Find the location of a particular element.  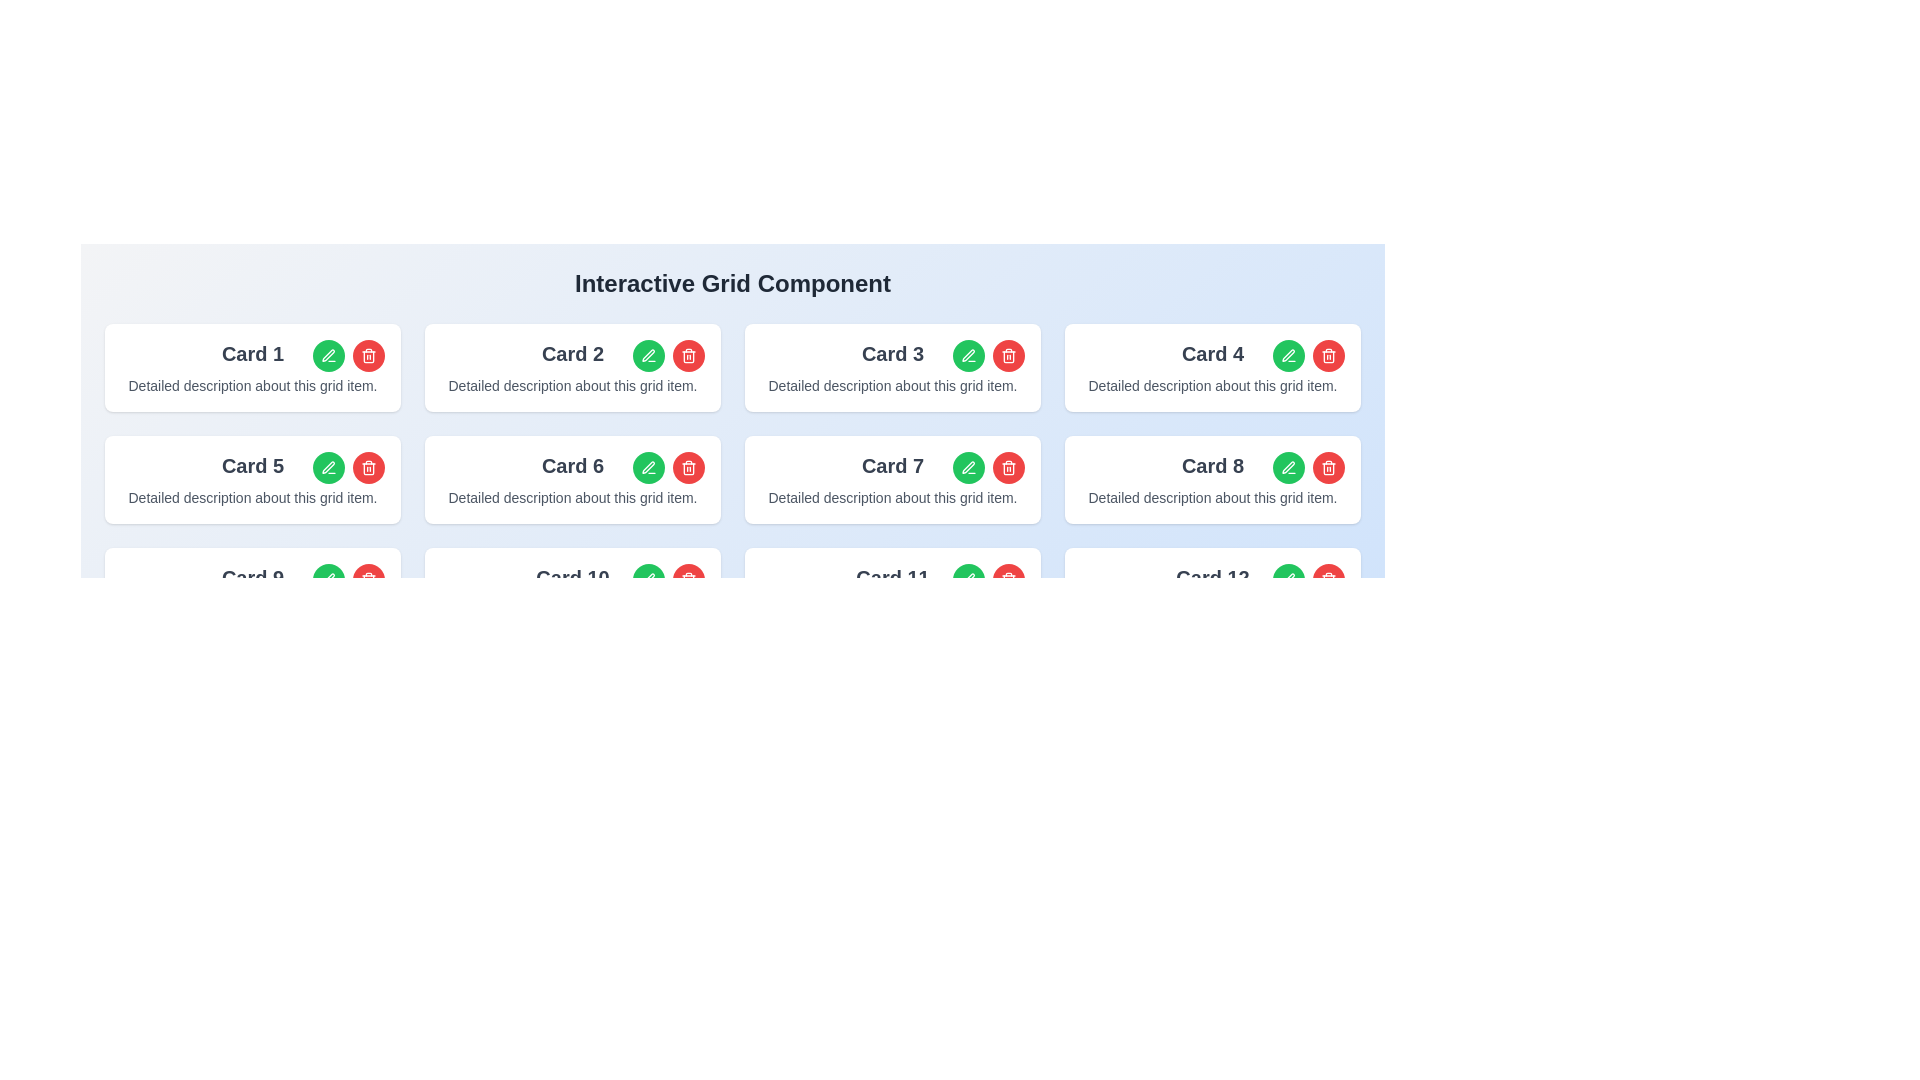

the circular edit button located at the top-right corner of 'Card 8', which is the first button in a horizontal group next to a red circular trash can button is located at coordinates (1289, 467).